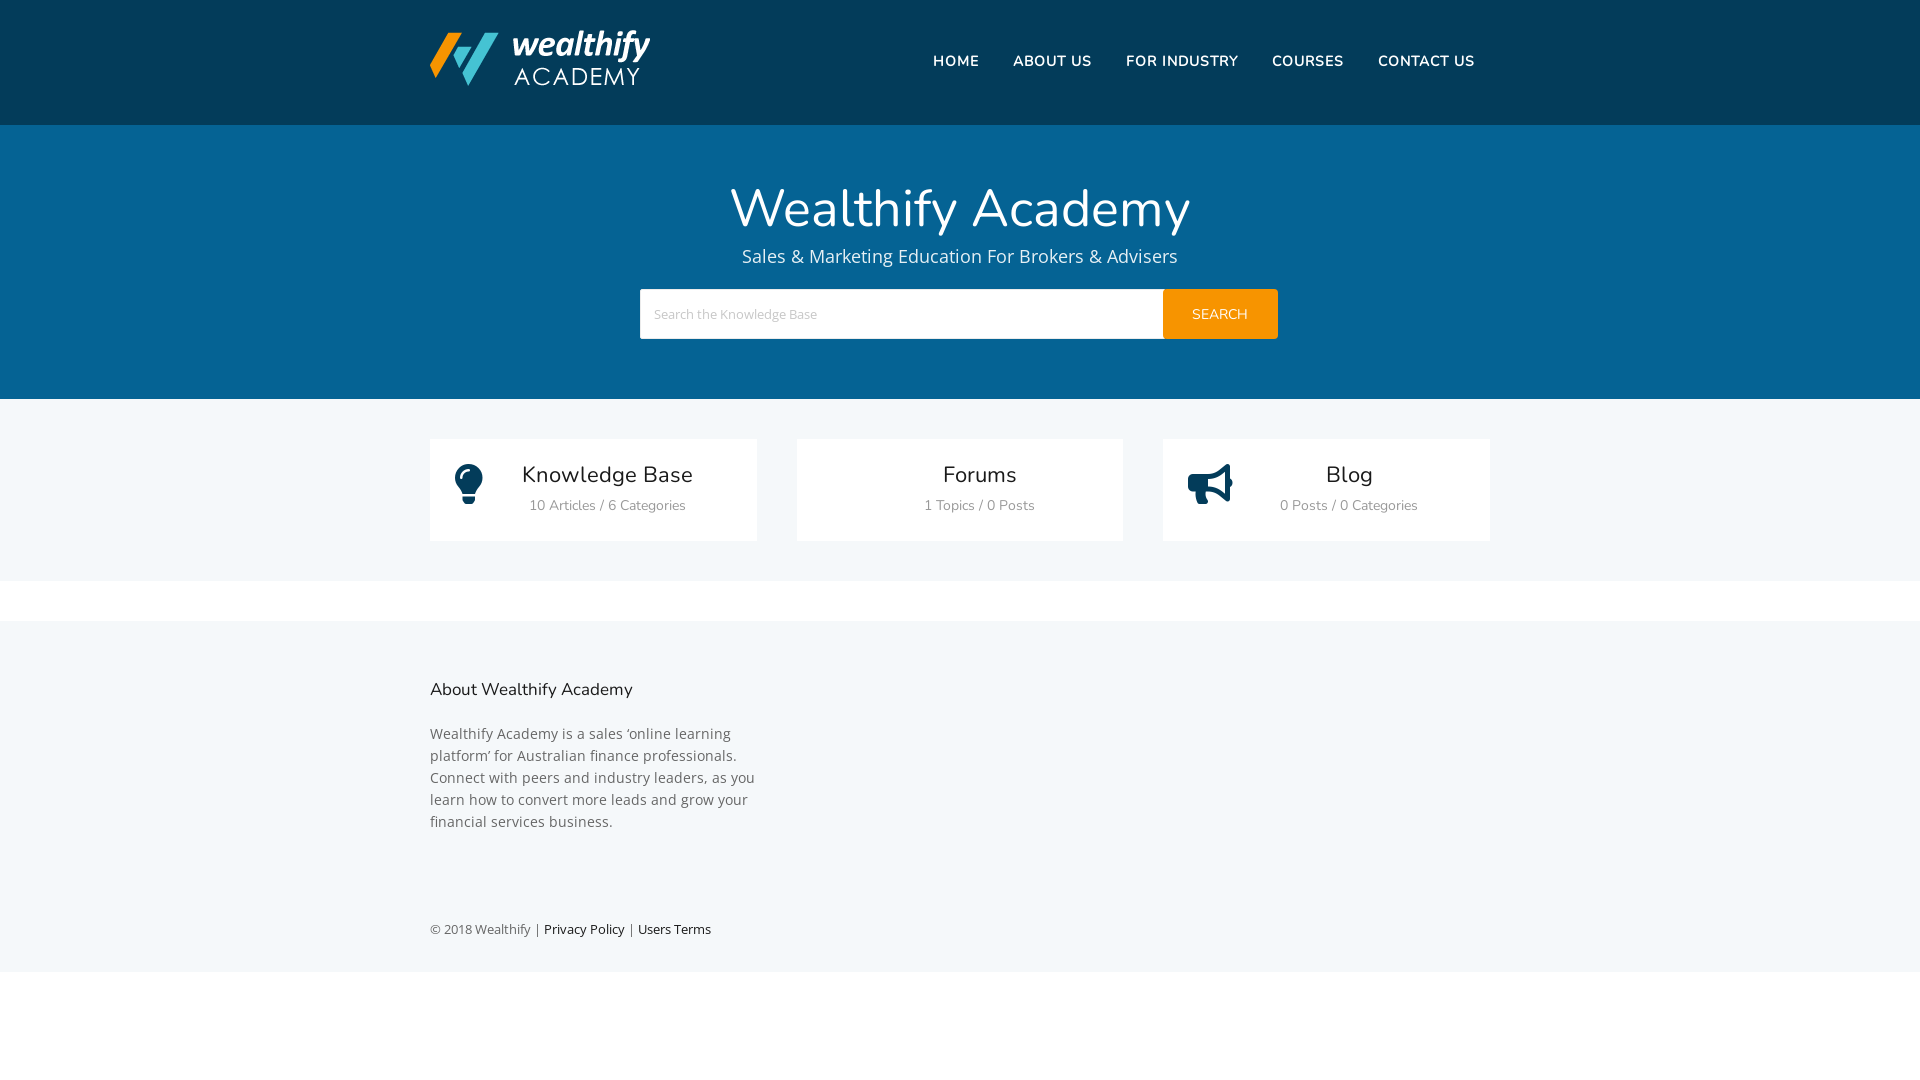 This screenshot has width=1920, height=1080. Describe the element at coordinates (592, 489) in the screenshot. I see `'Knowledge Base` at that location.